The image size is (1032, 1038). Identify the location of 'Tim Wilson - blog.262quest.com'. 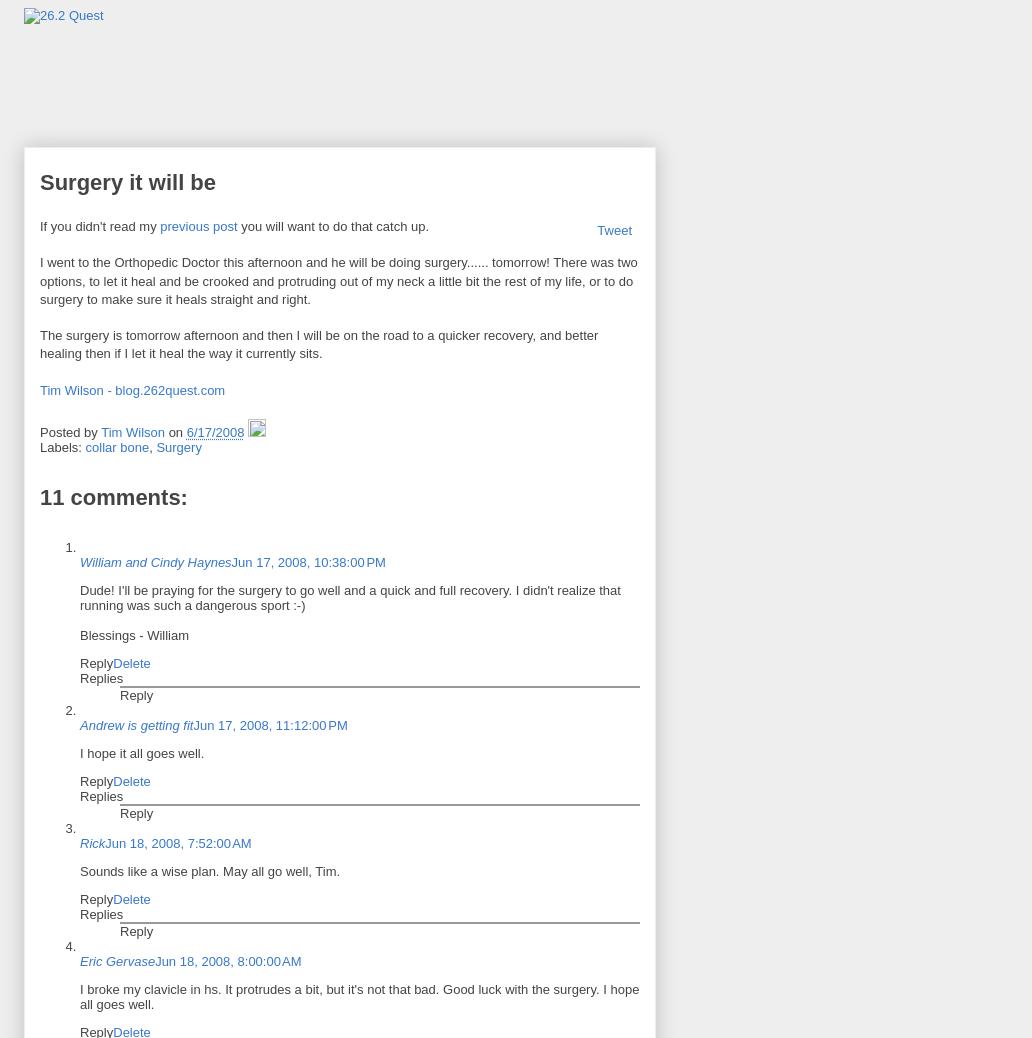
(131, 389).